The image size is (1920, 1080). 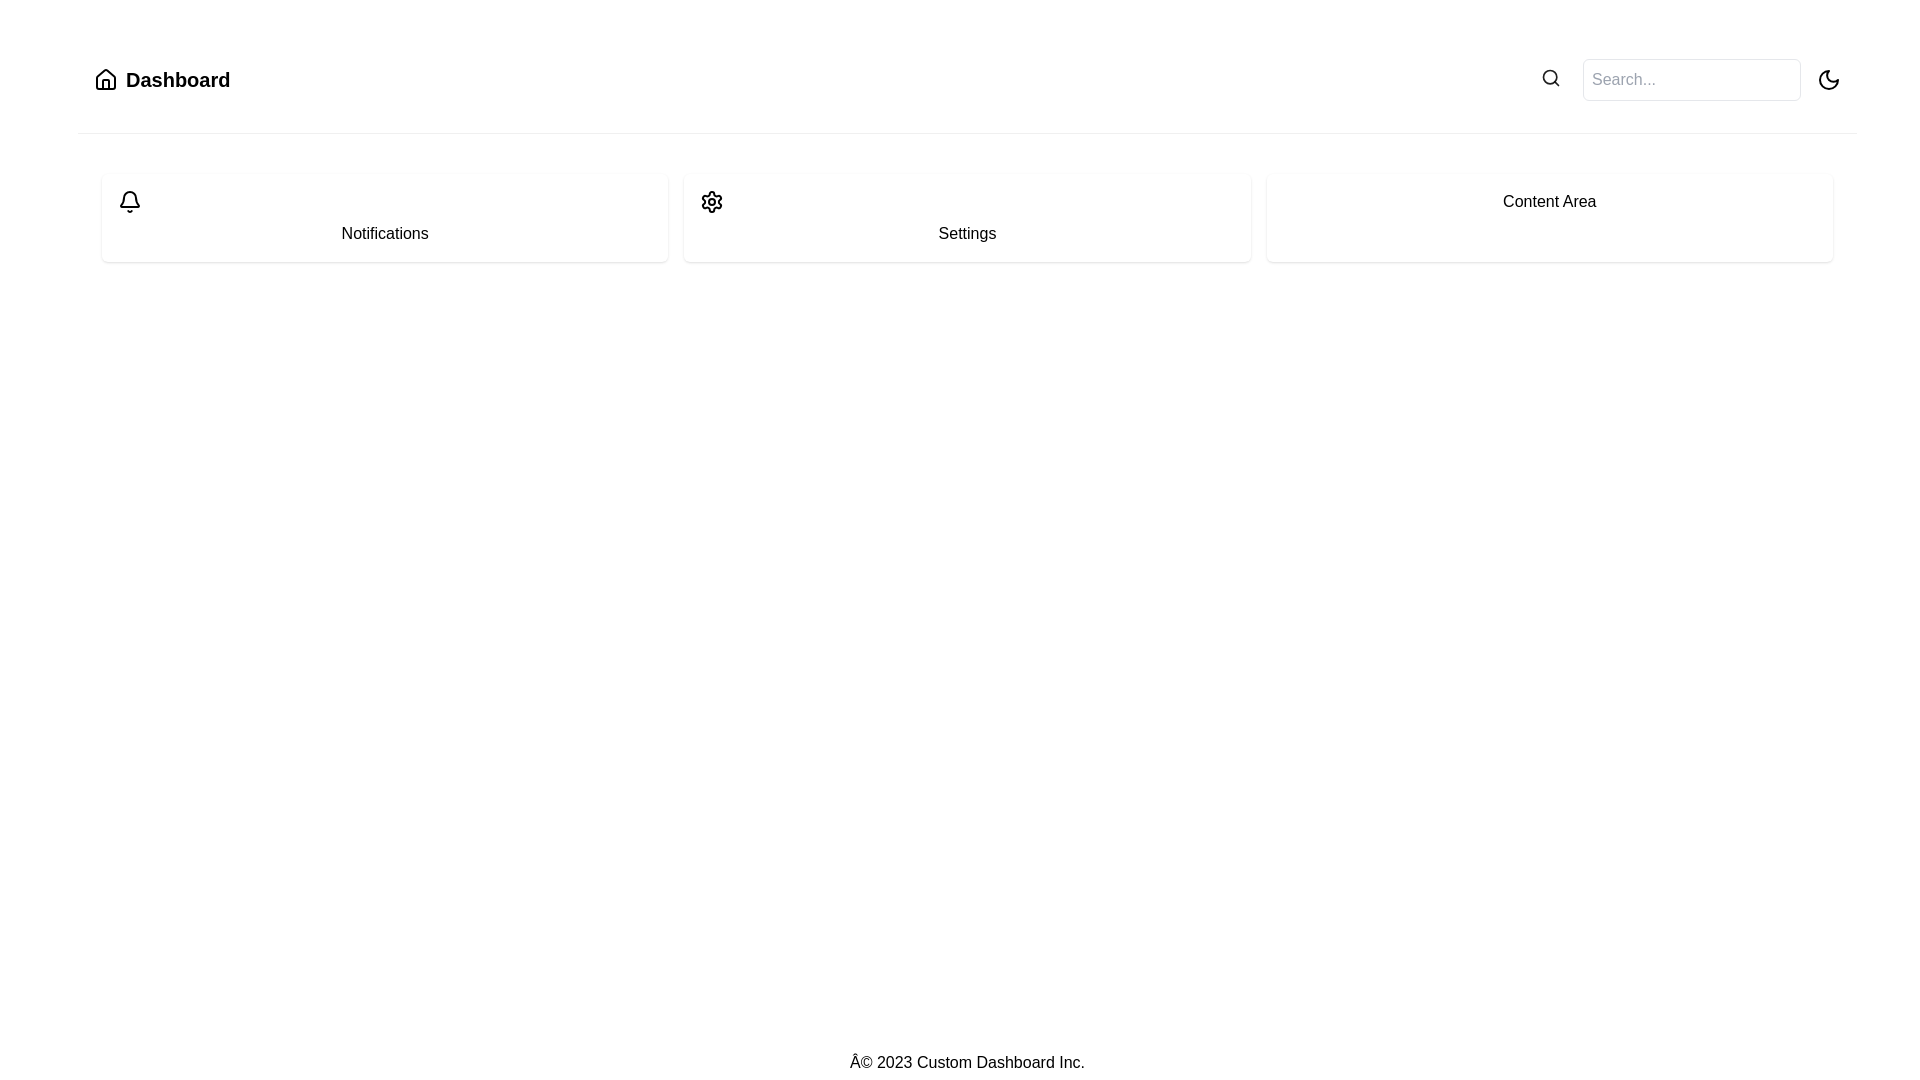 What do you see at coordinates (967, 218) in the screenshot?
I see `the 'Settings' navigational link or button, which features a cogwheel icon and is centrally aligned within the grid layout` at bounding box center [967, 218].